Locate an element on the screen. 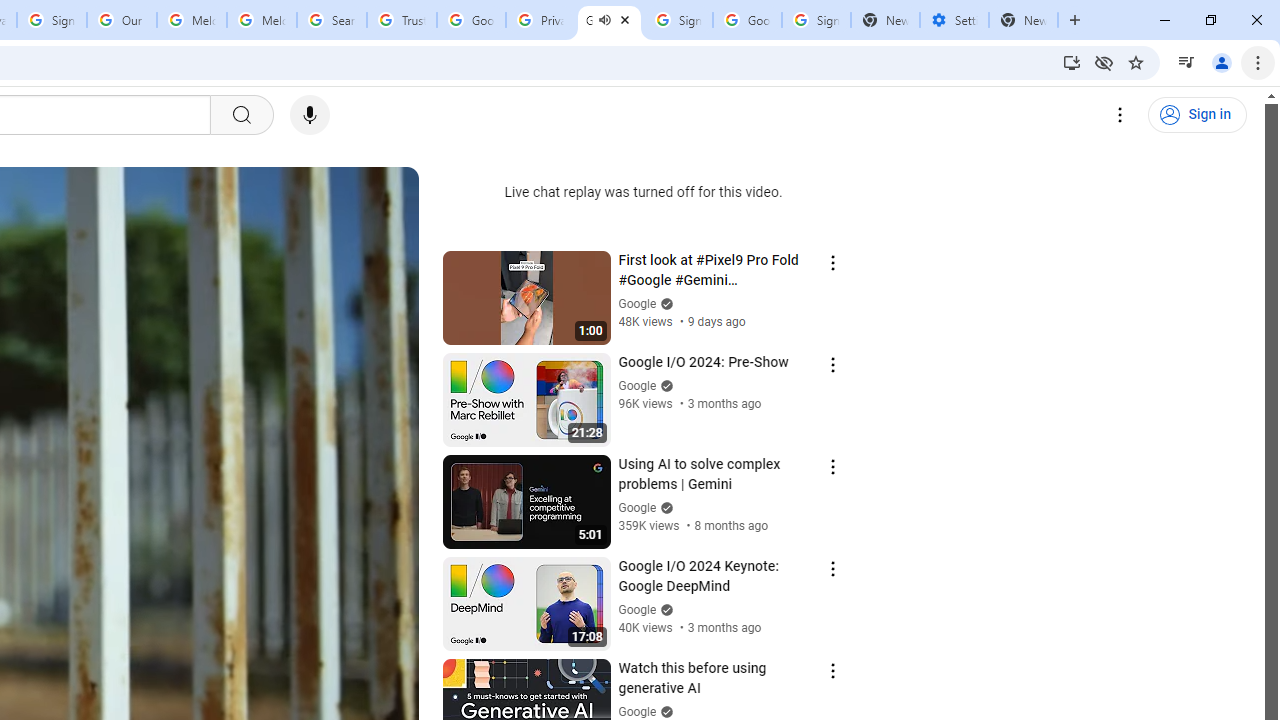  'Settings - Addresses and more' is located at coordinates (953, 20).